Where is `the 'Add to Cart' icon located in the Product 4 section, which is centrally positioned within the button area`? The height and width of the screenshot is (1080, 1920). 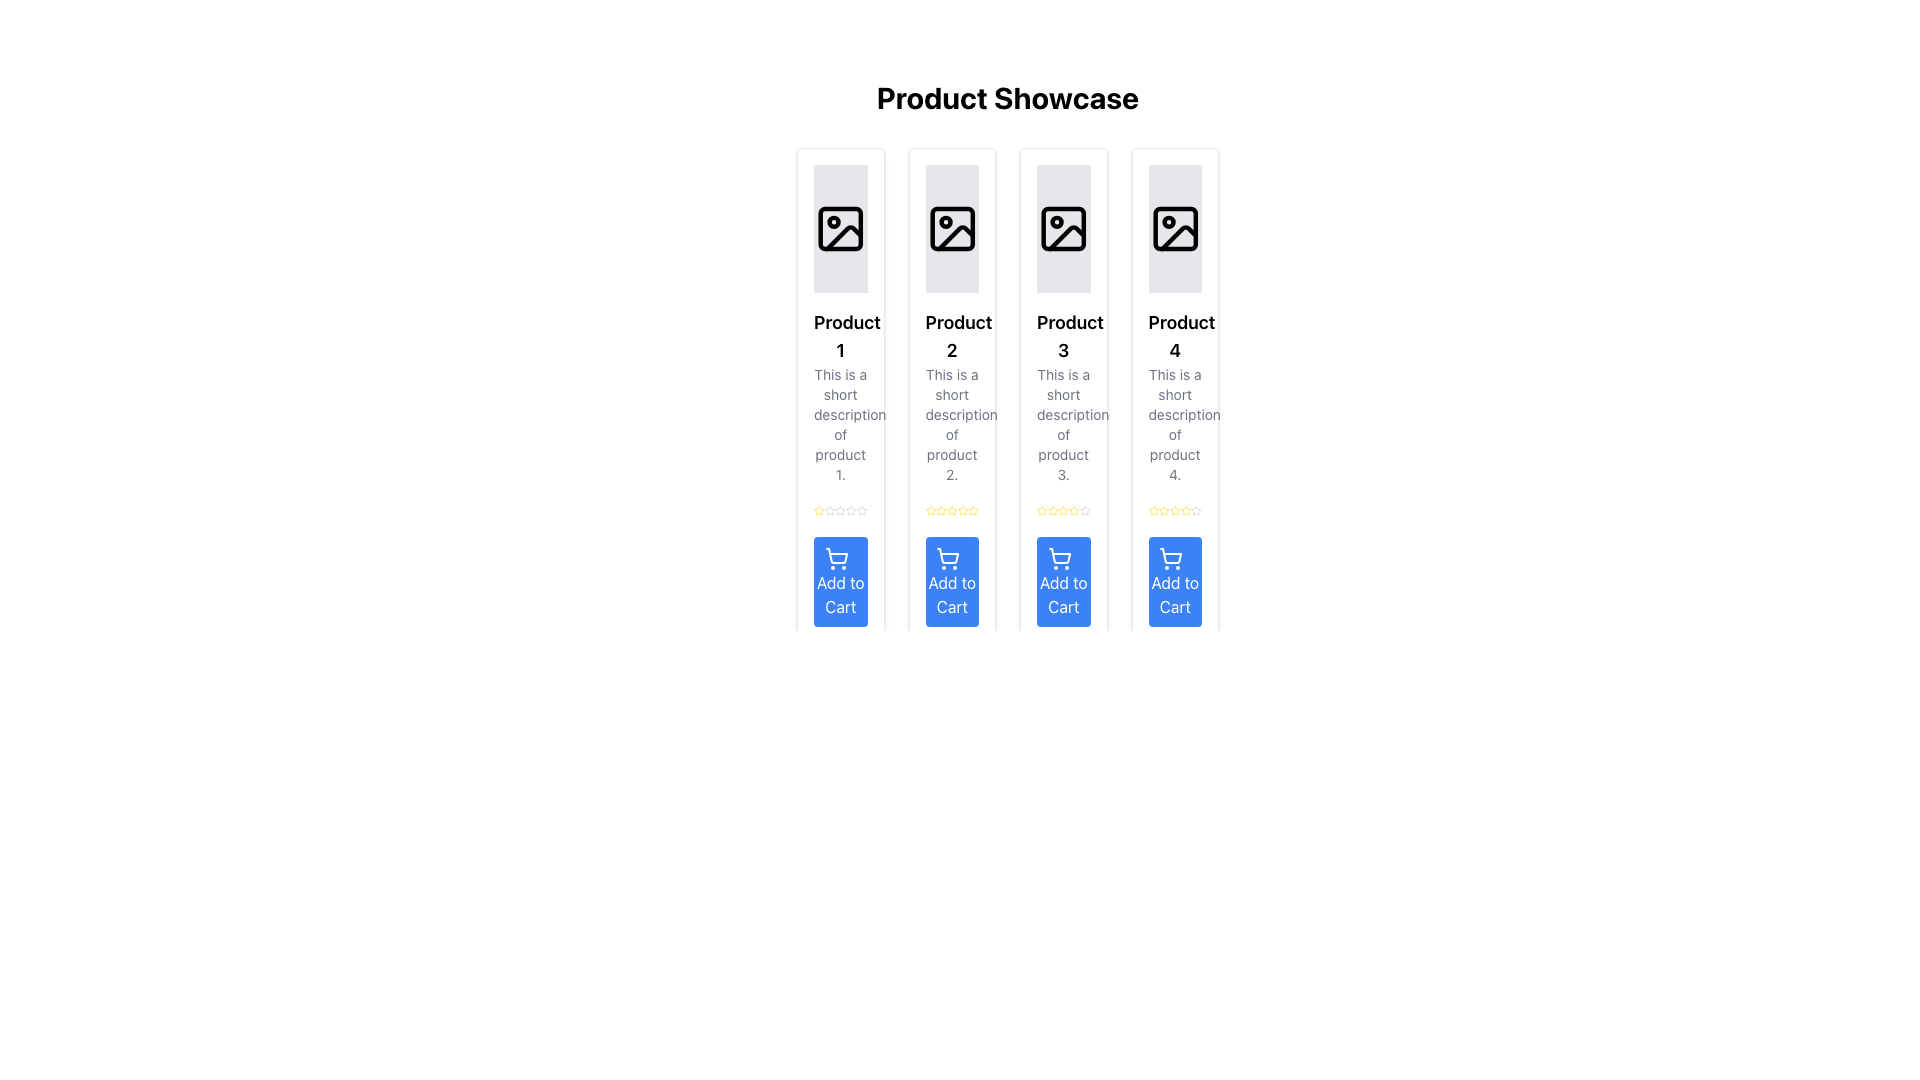
the 'Add to Cart' icon located in the Product 4 section, which is centrally positioned within the button area is located at coordinates (1171, 555).